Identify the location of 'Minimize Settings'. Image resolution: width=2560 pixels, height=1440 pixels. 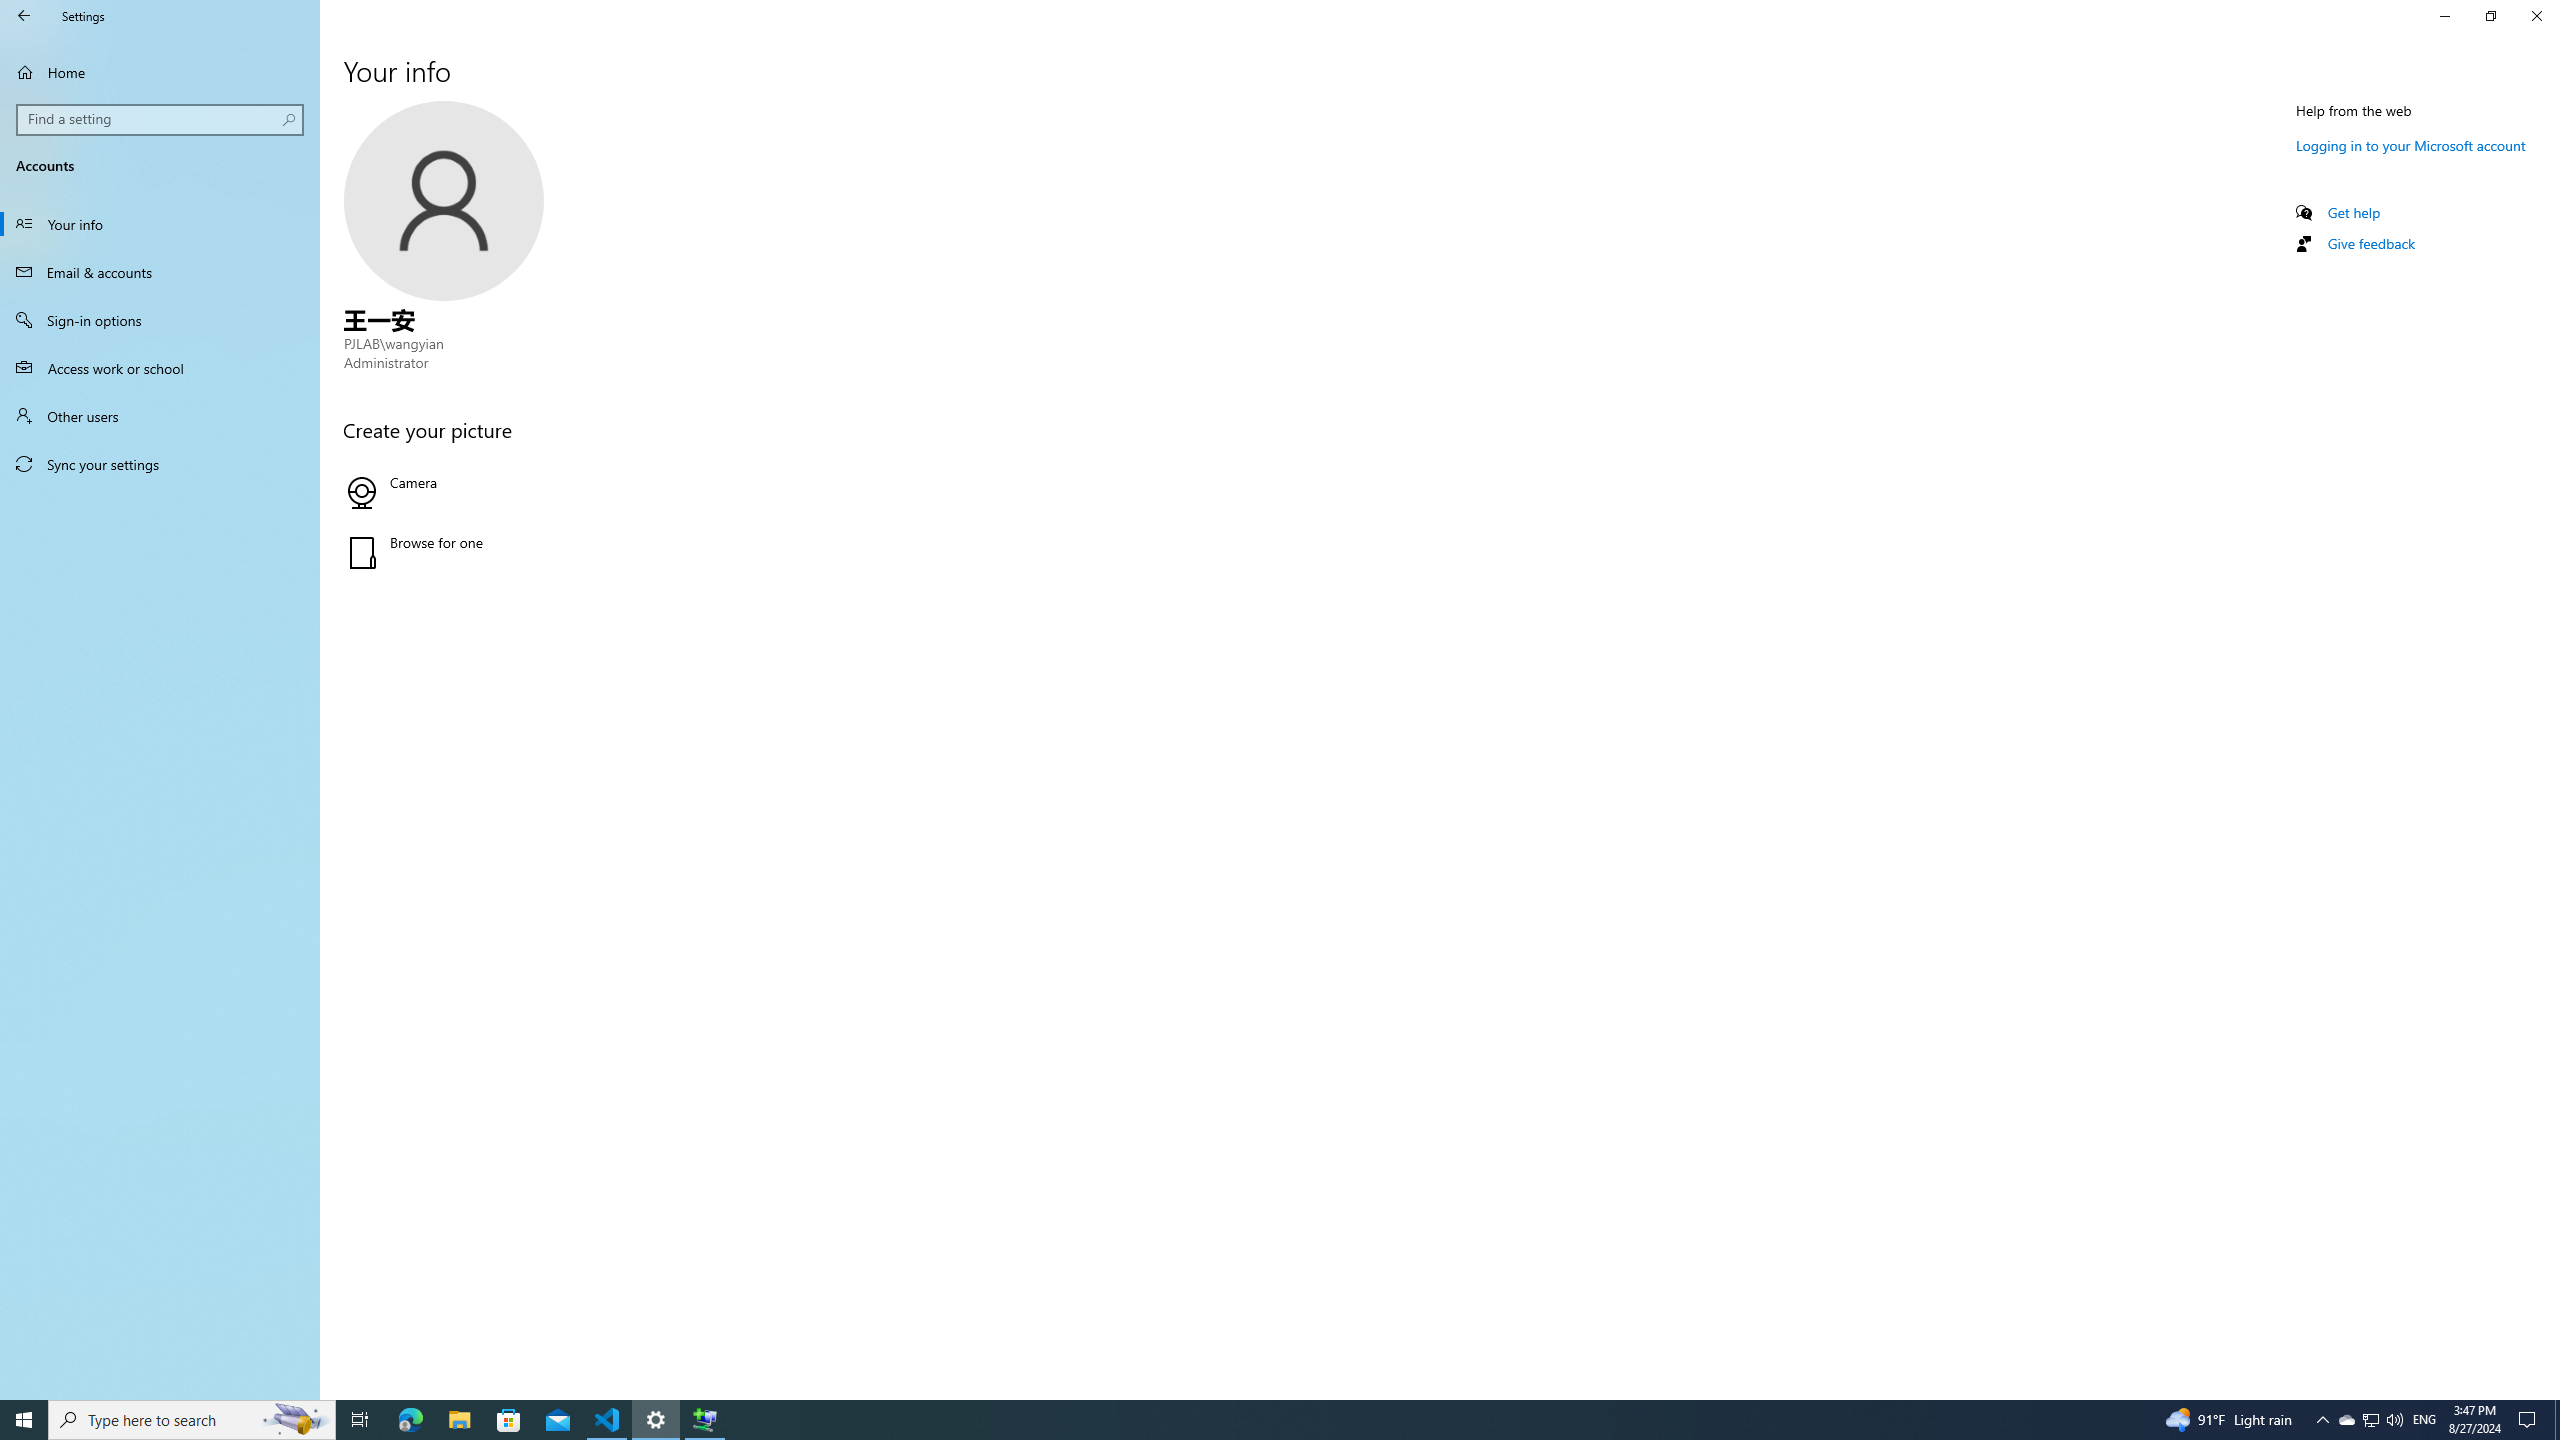
(2443, 15).